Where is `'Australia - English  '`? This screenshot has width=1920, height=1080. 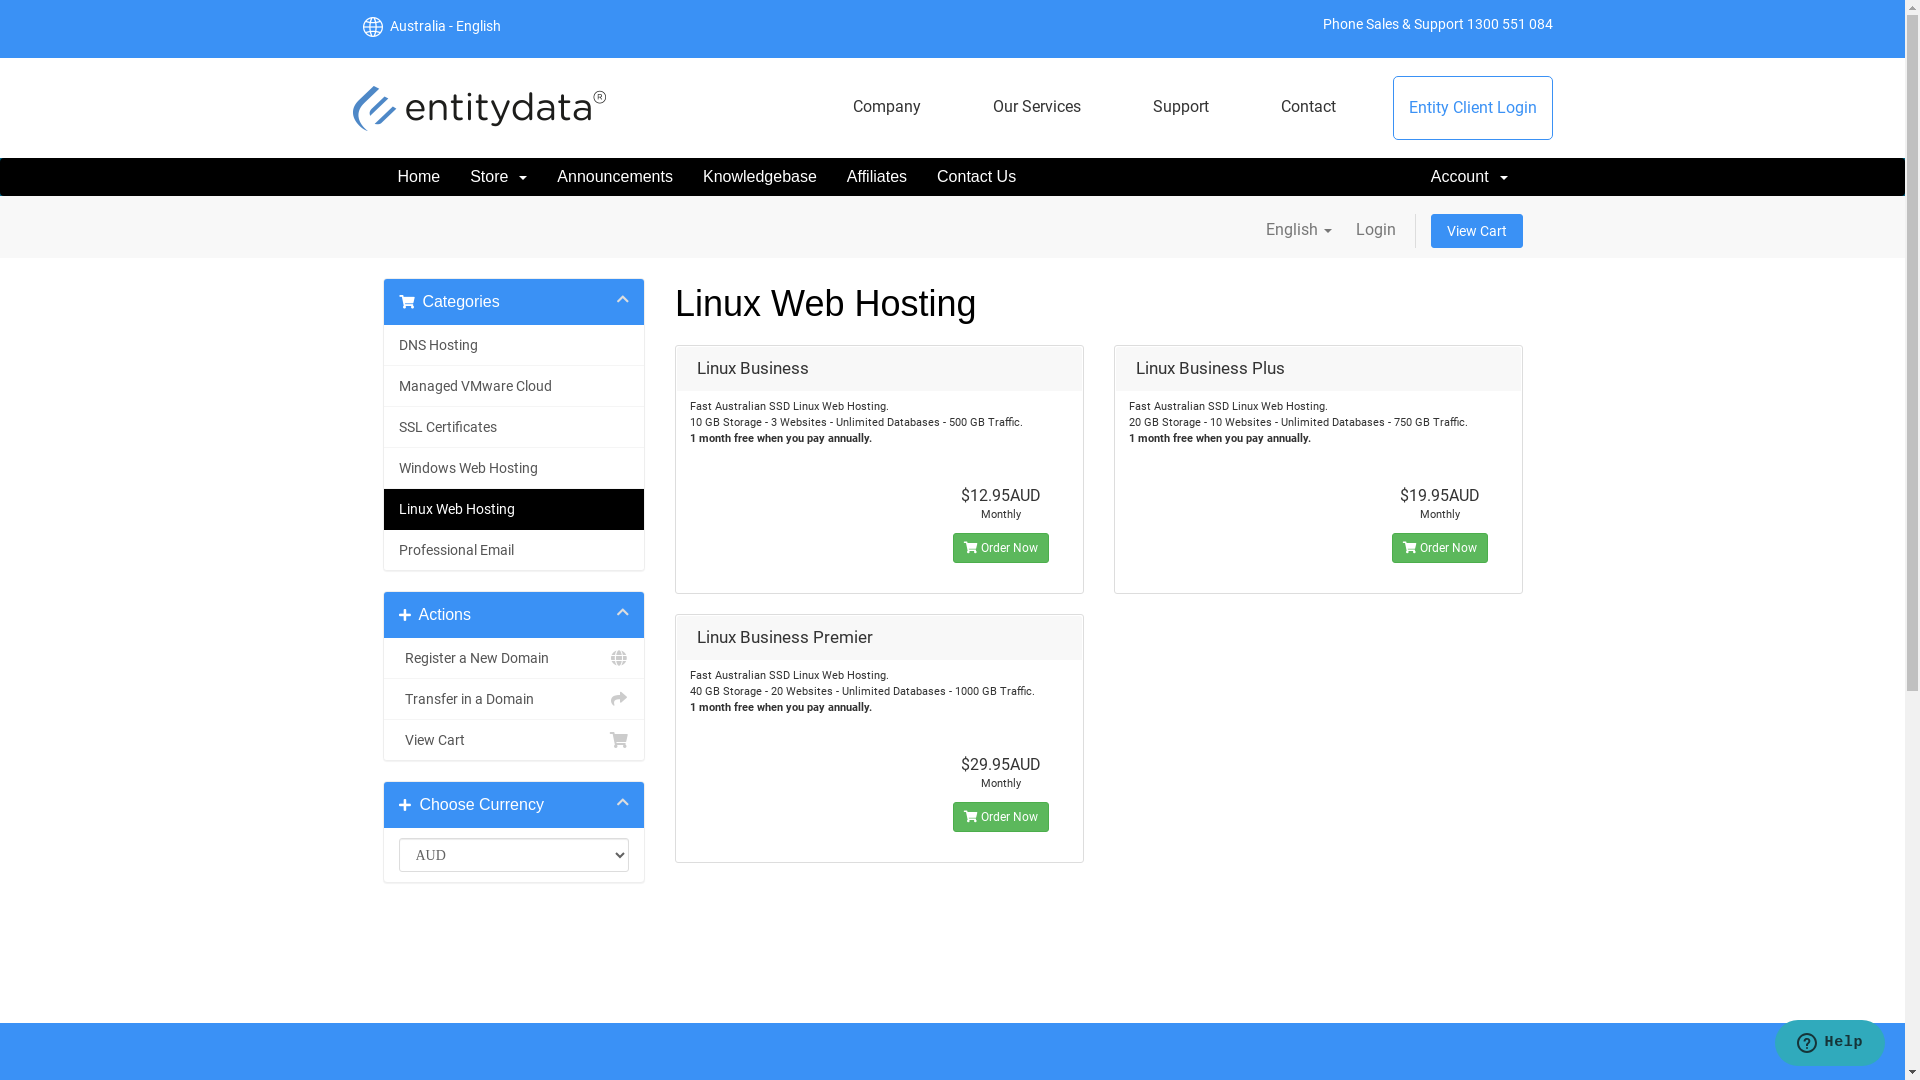
'Australia - English  ' is located at coordinates (440, 26).